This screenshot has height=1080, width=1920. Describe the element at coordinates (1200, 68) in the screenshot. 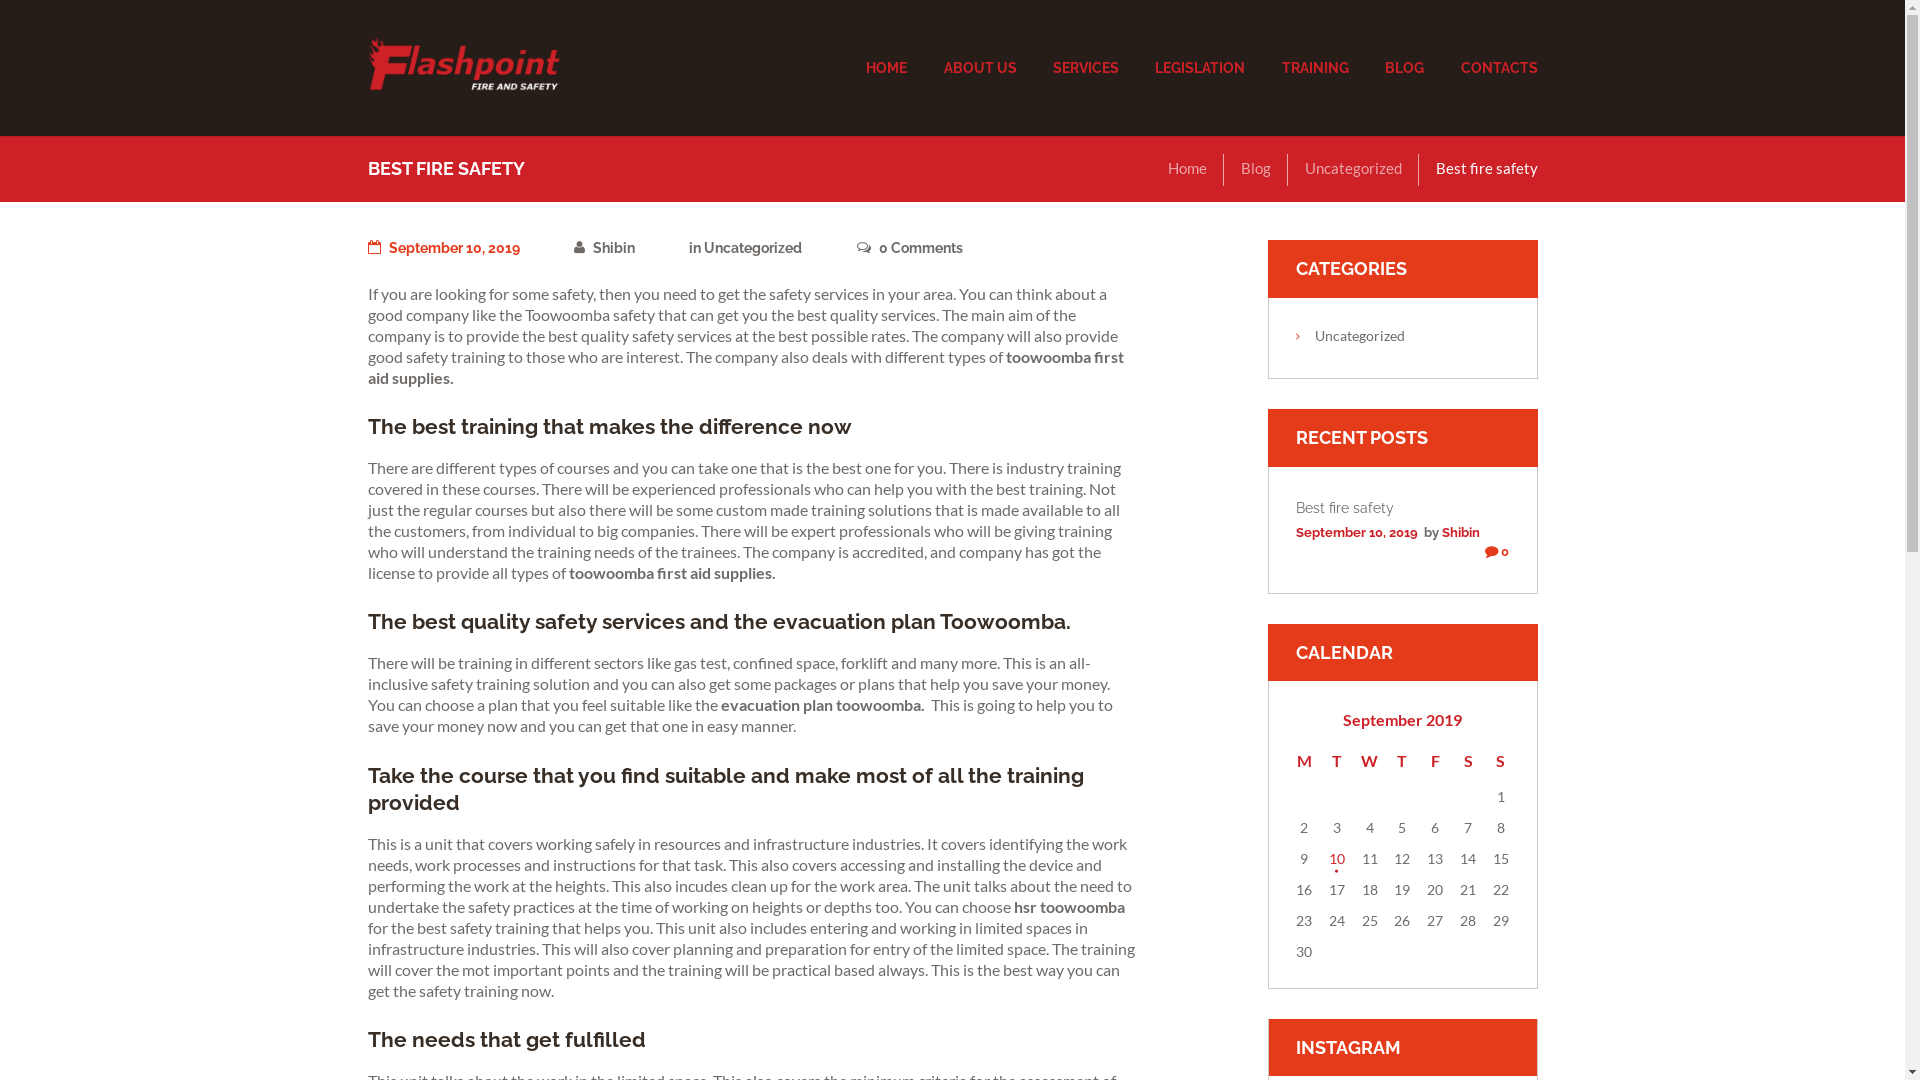

I see `'LEGISLATION'` at that location.